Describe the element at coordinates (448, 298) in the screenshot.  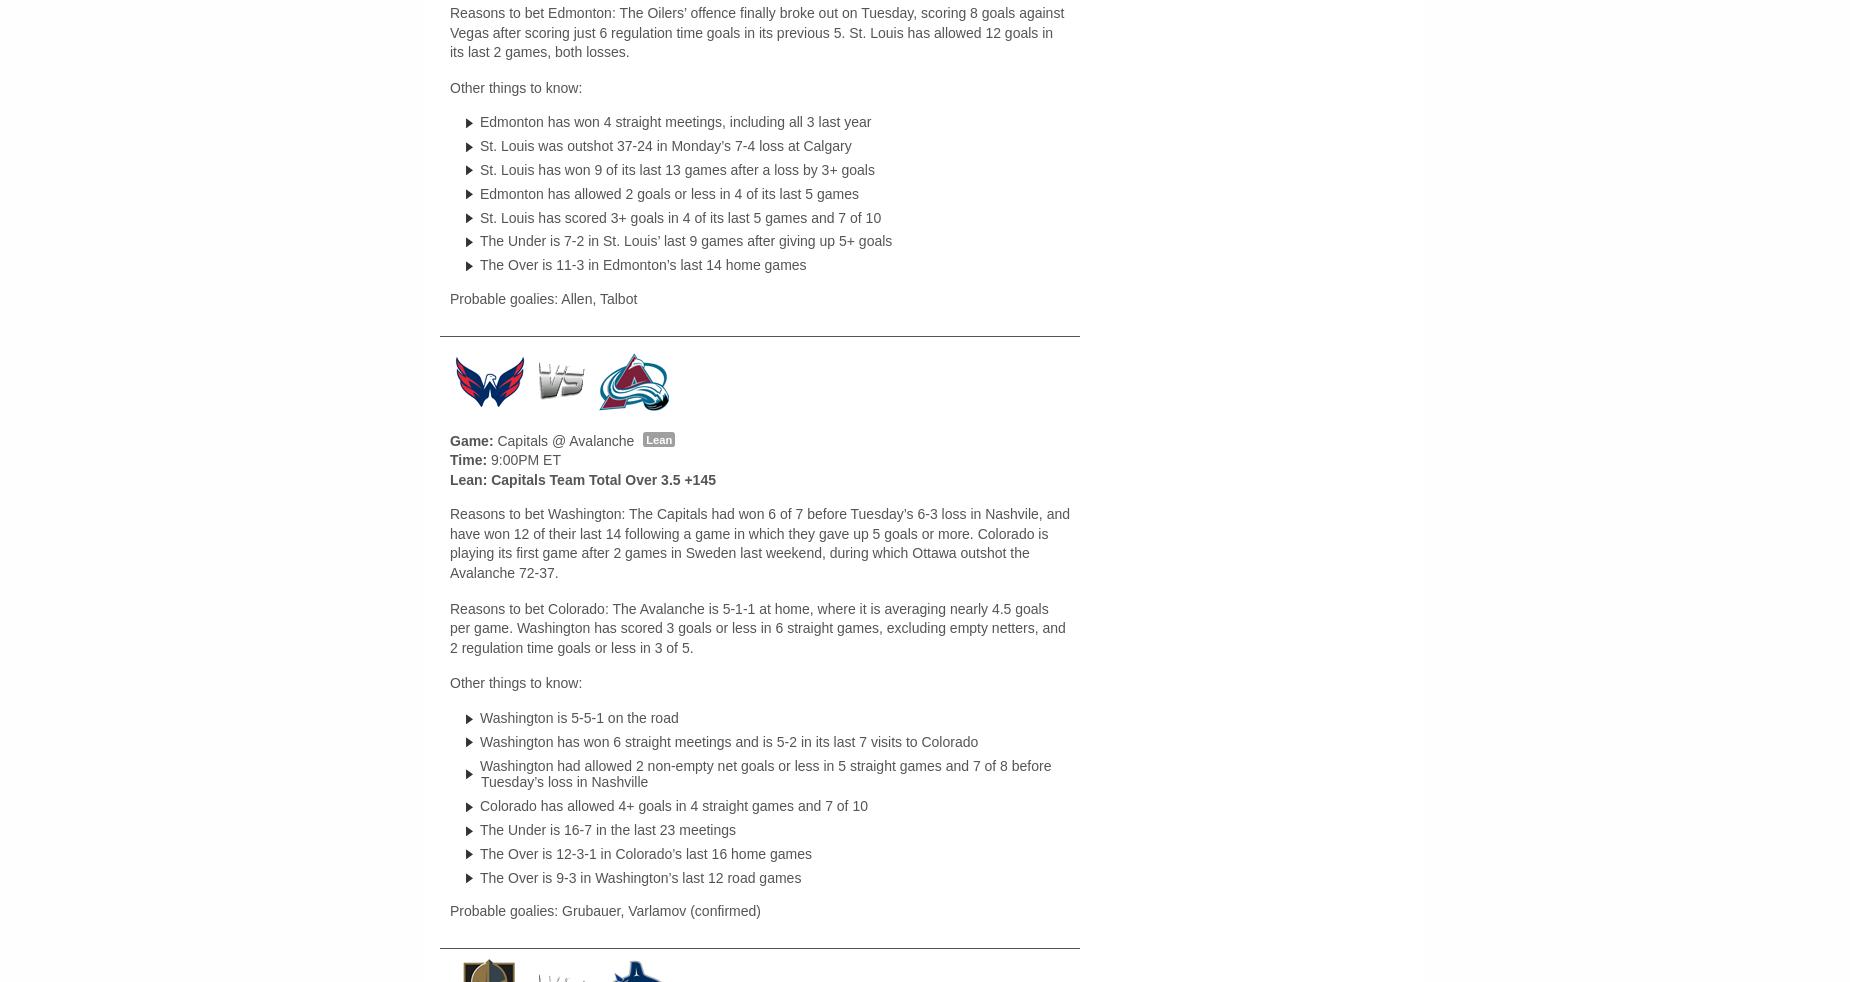
I see `'Probable goalies: Allen, Talbot'` at that location.